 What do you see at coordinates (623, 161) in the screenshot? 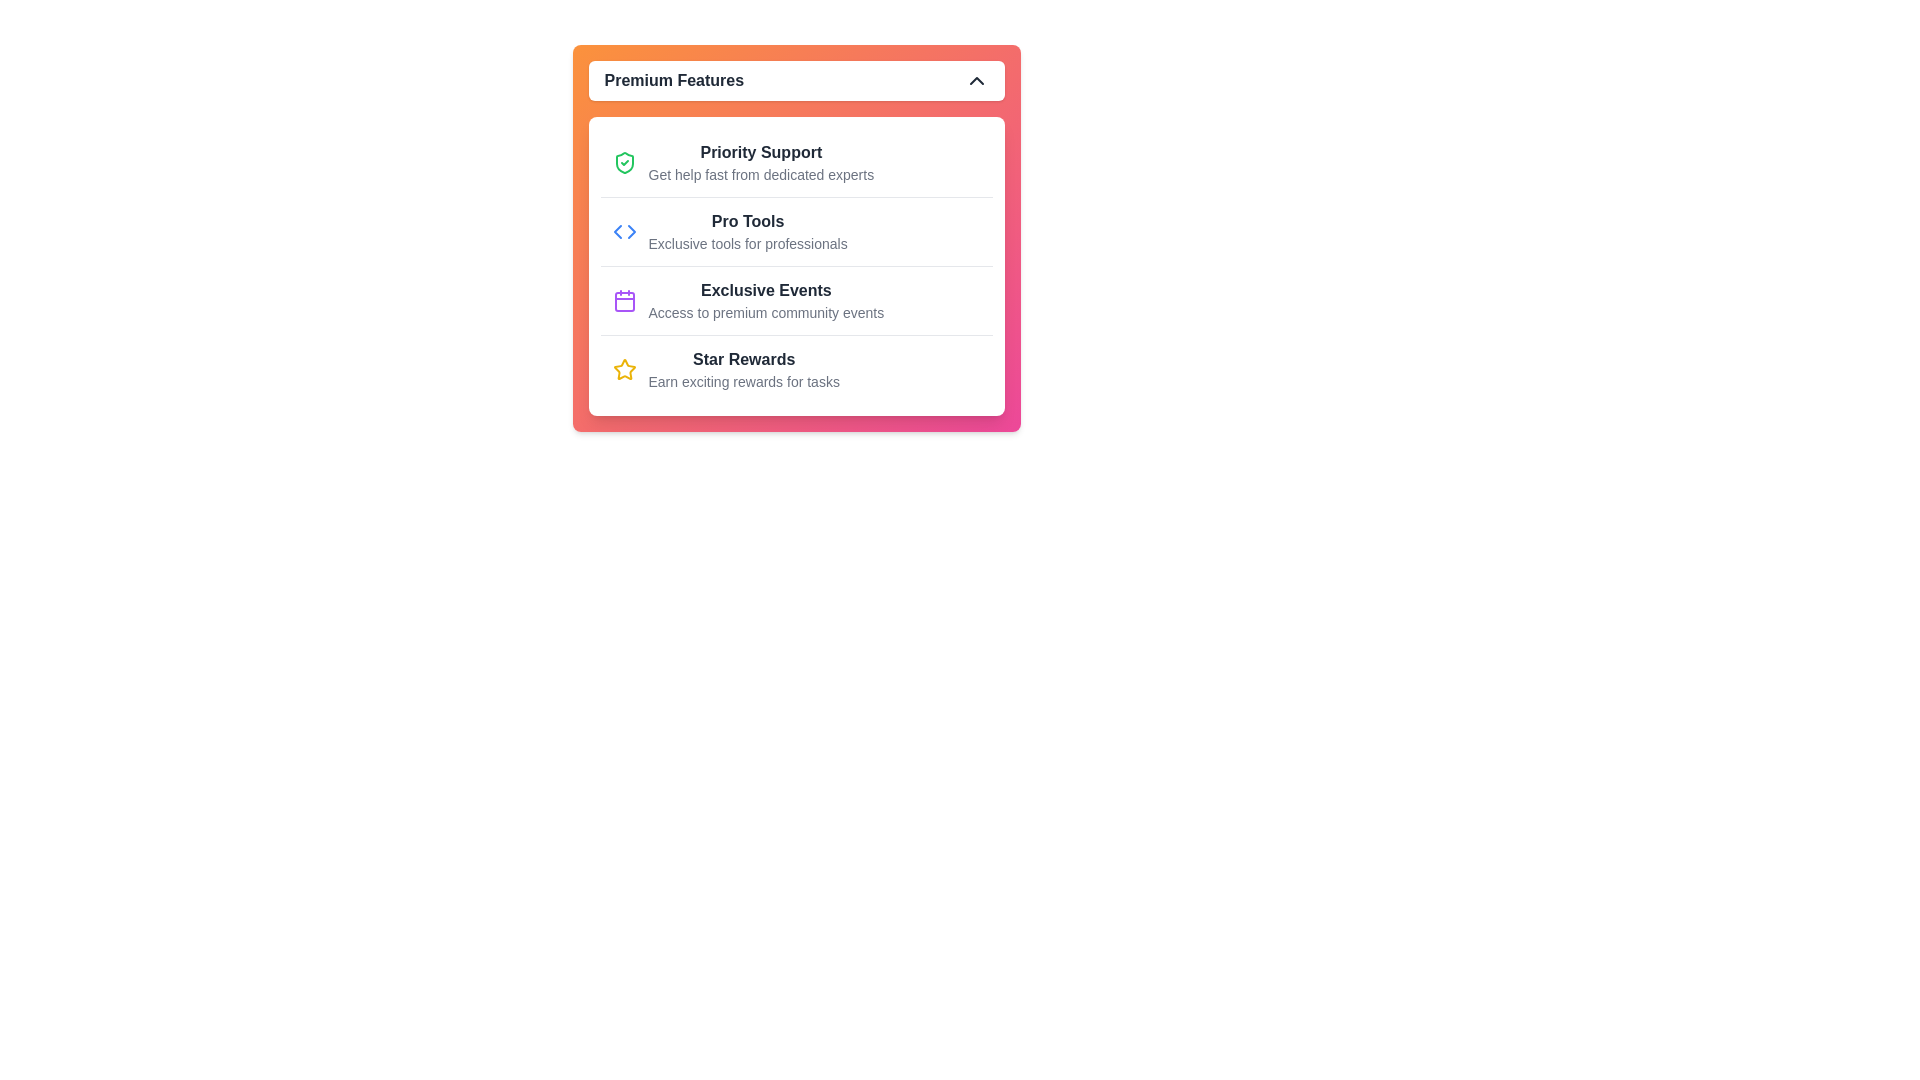
I see `the safety or reliability icon located to the left of the 'Priority Support' text in the premium features list` at bounding box center [623, 161].